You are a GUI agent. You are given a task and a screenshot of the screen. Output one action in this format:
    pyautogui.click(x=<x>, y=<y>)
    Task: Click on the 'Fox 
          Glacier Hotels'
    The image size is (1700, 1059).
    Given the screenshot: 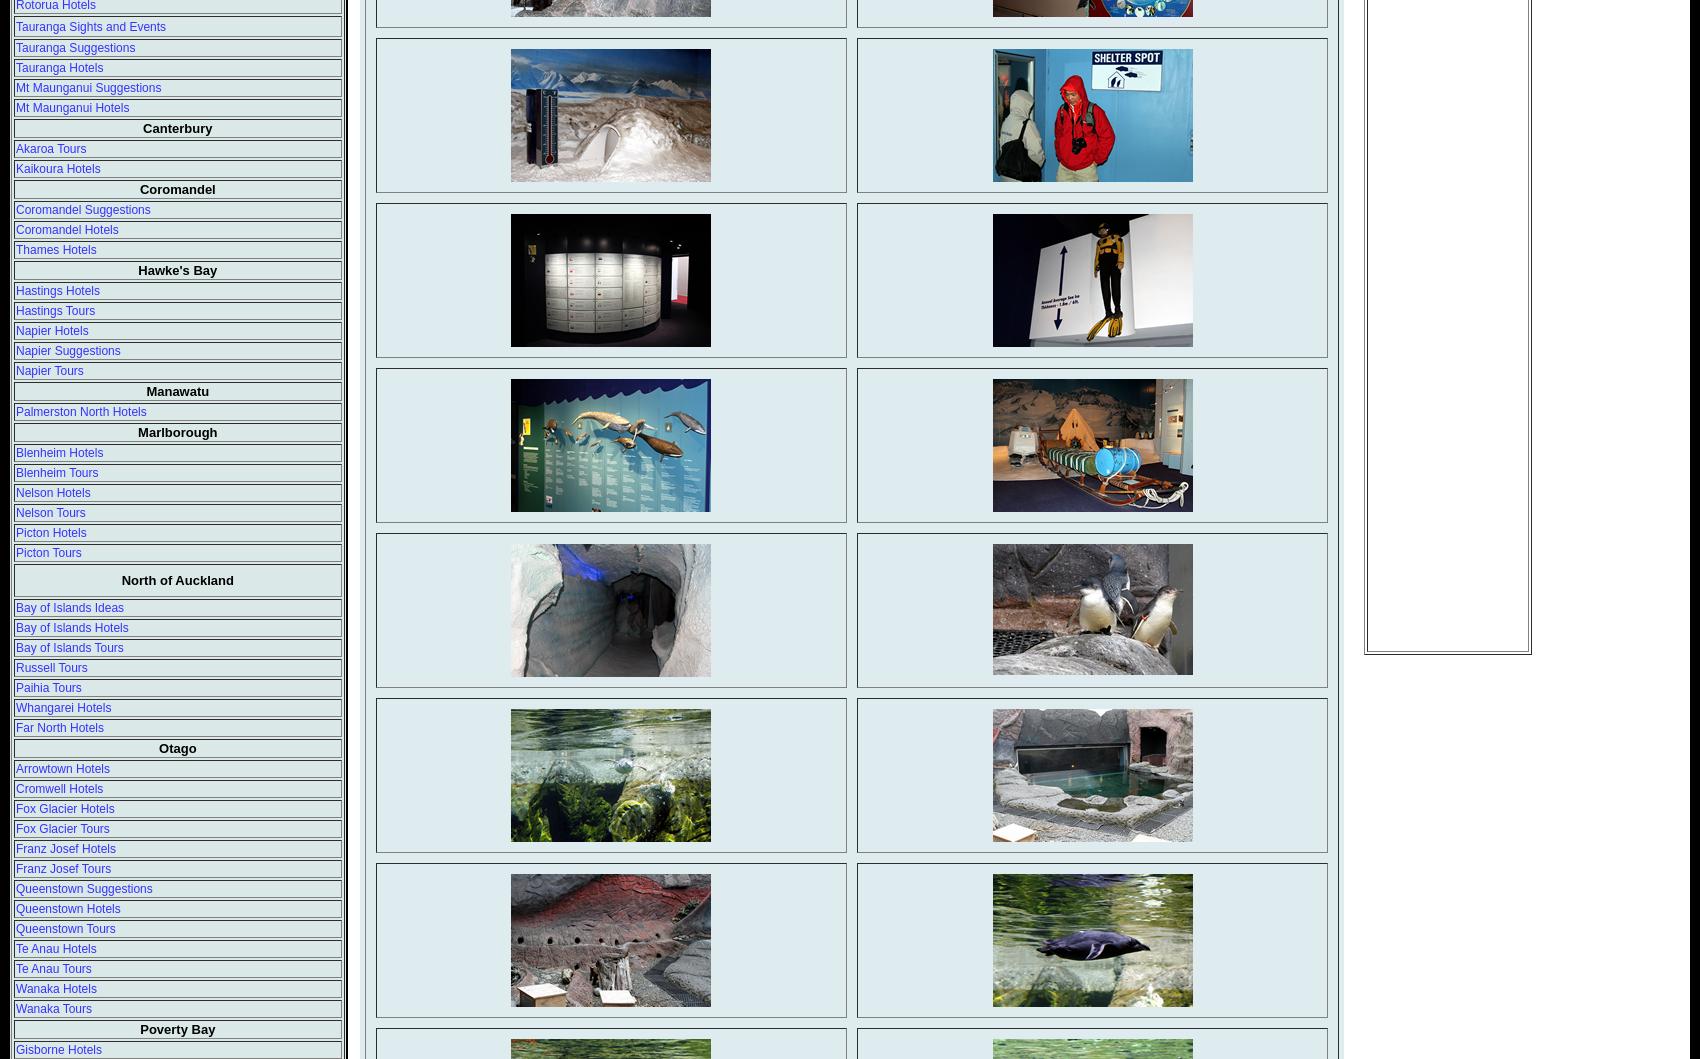 What is the action you would take?
    pyautogui.click(x=64, y=807)
    